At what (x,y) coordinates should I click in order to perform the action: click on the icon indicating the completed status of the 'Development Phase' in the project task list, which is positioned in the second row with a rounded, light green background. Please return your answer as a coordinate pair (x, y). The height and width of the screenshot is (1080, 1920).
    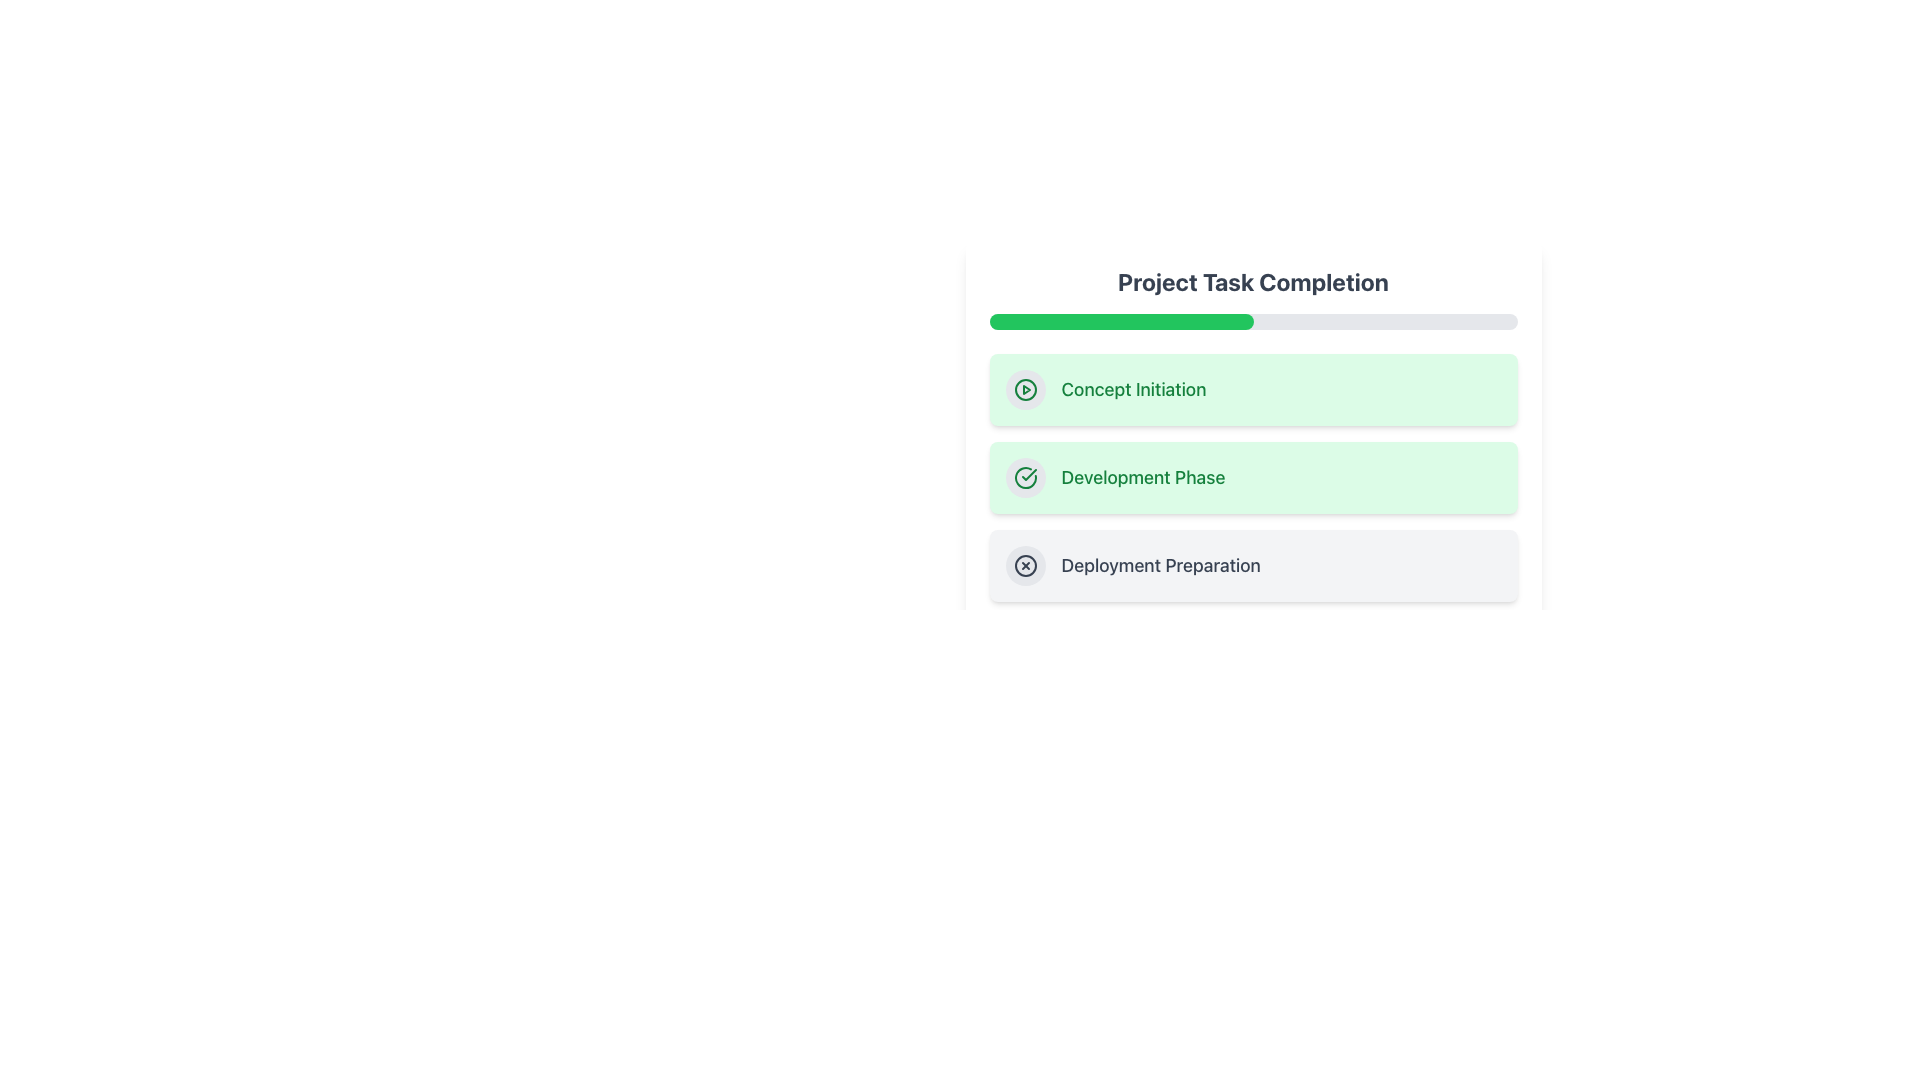
    Looking at the image, I should click on (1025, 478).